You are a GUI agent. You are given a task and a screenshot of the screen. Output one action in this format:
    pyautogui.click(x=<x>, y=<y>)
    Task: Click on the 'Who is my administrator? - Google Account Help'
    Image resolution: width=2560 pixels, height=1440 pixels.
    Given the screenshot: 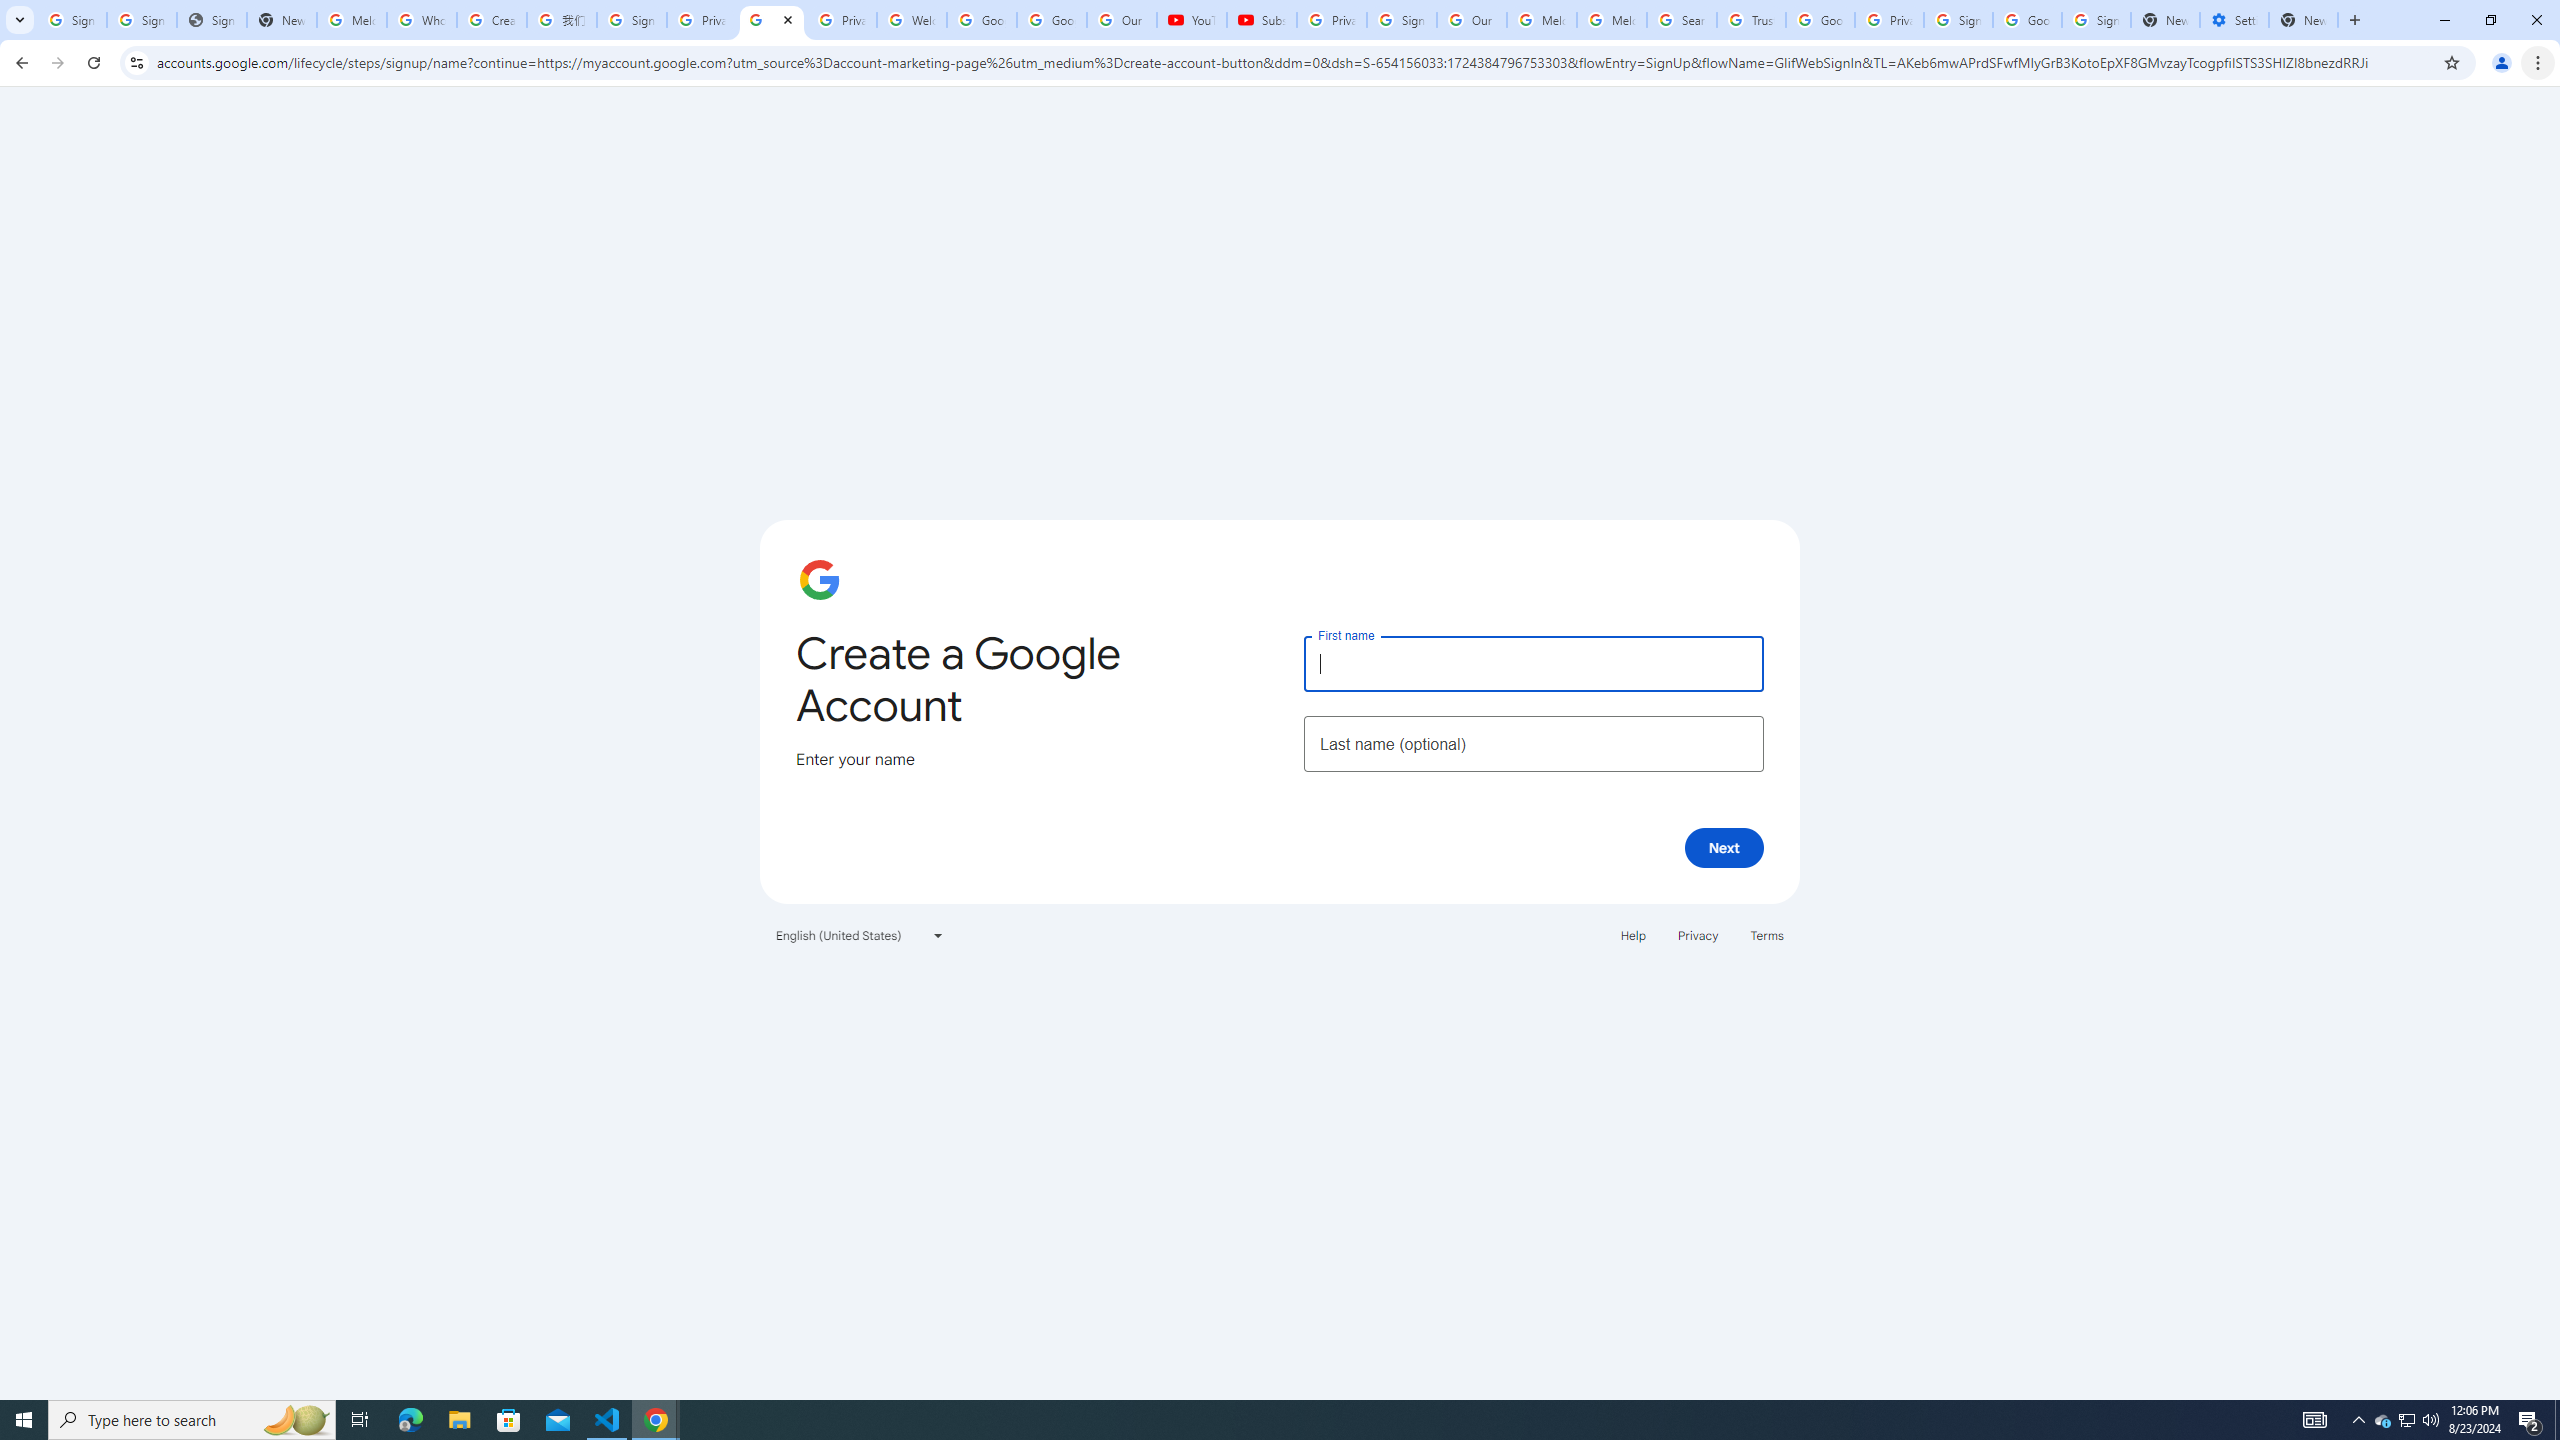 What is the action you would take?
    pyautogui.click(x=421, y=19)
    